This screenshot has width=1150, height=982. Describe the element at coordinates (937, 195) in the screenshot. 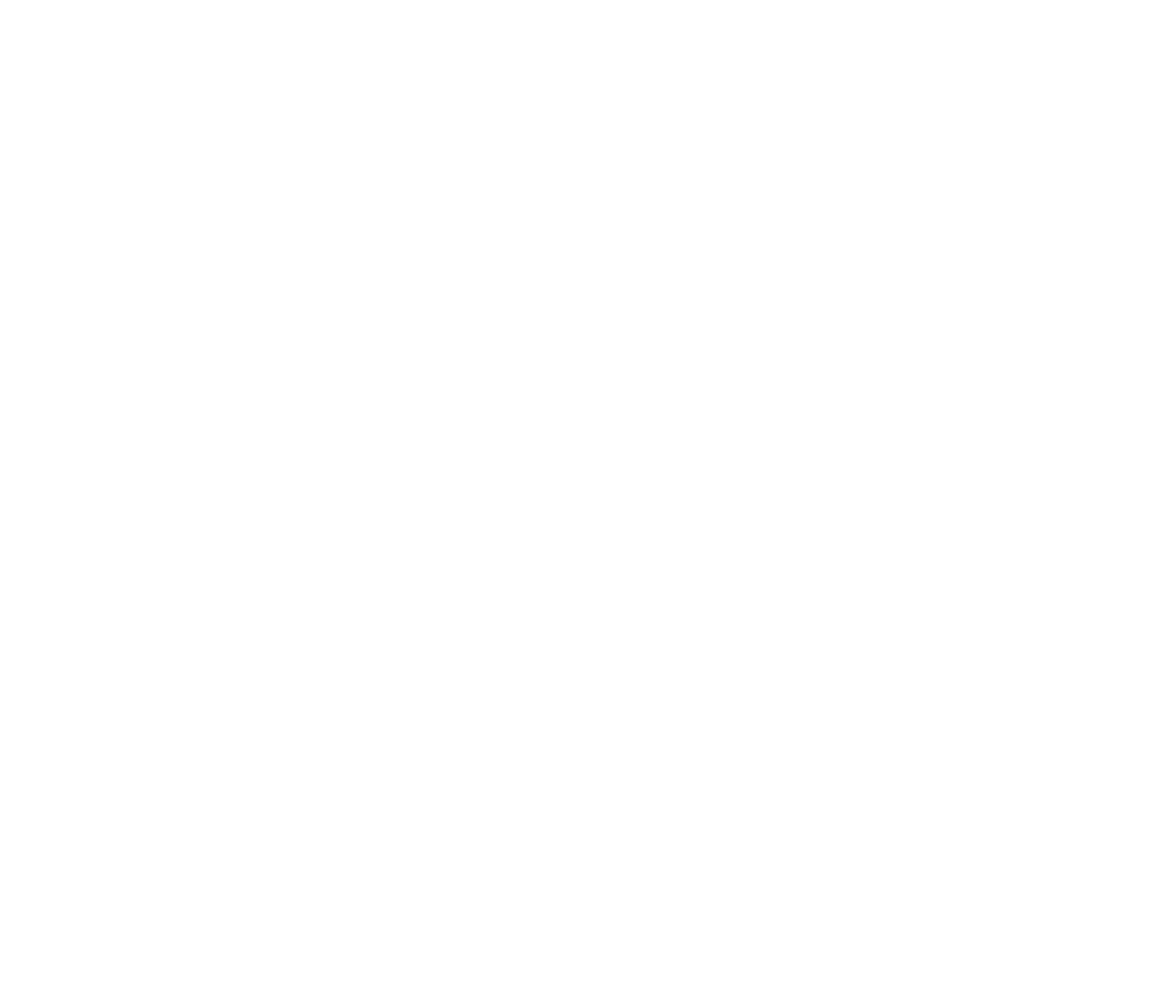

I see `'Ingenious design and excellent storage make this an ideal family 'van, especially if you all enjoy...'` at that location.